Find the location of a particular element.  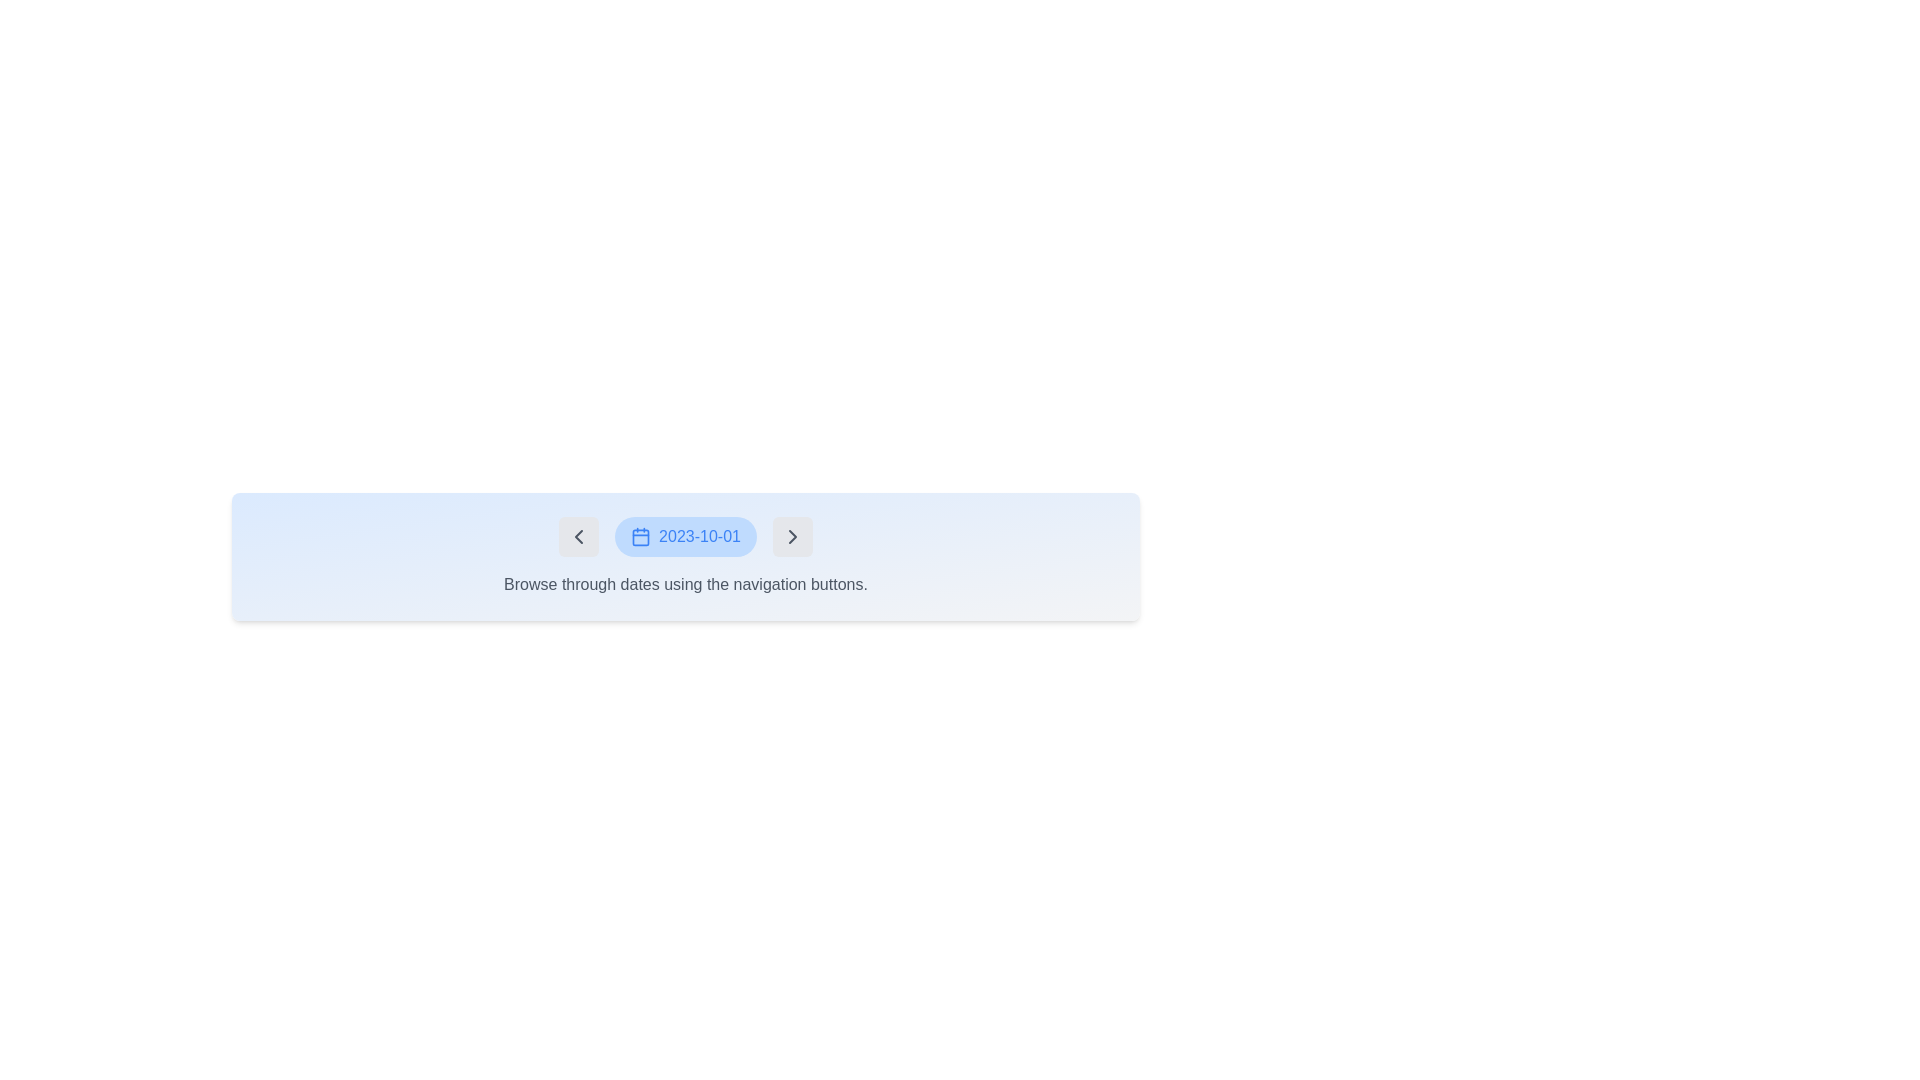

the right arrow button to navigate to a future date is located at coordinates (791, 535).